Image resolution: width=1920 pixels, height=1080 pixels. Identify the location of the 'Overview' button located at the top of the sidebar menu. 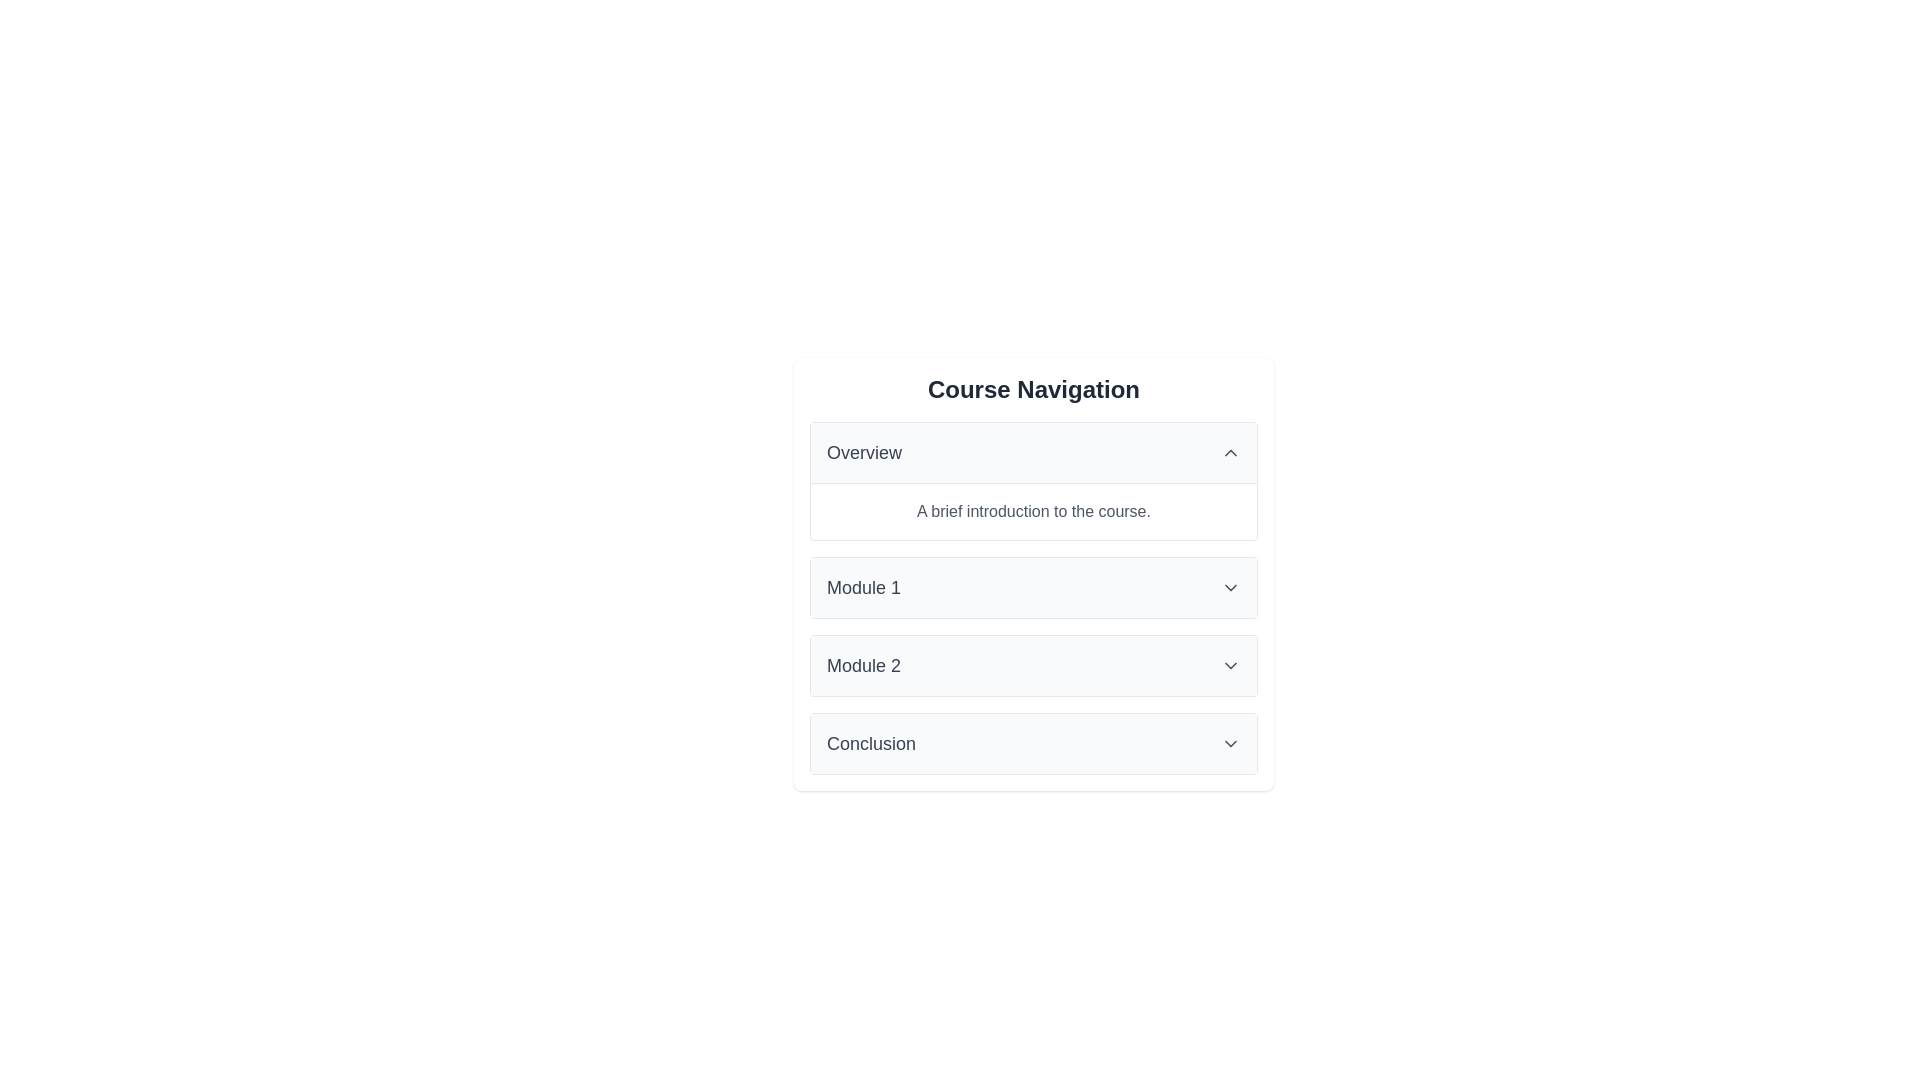
(1033, 452).